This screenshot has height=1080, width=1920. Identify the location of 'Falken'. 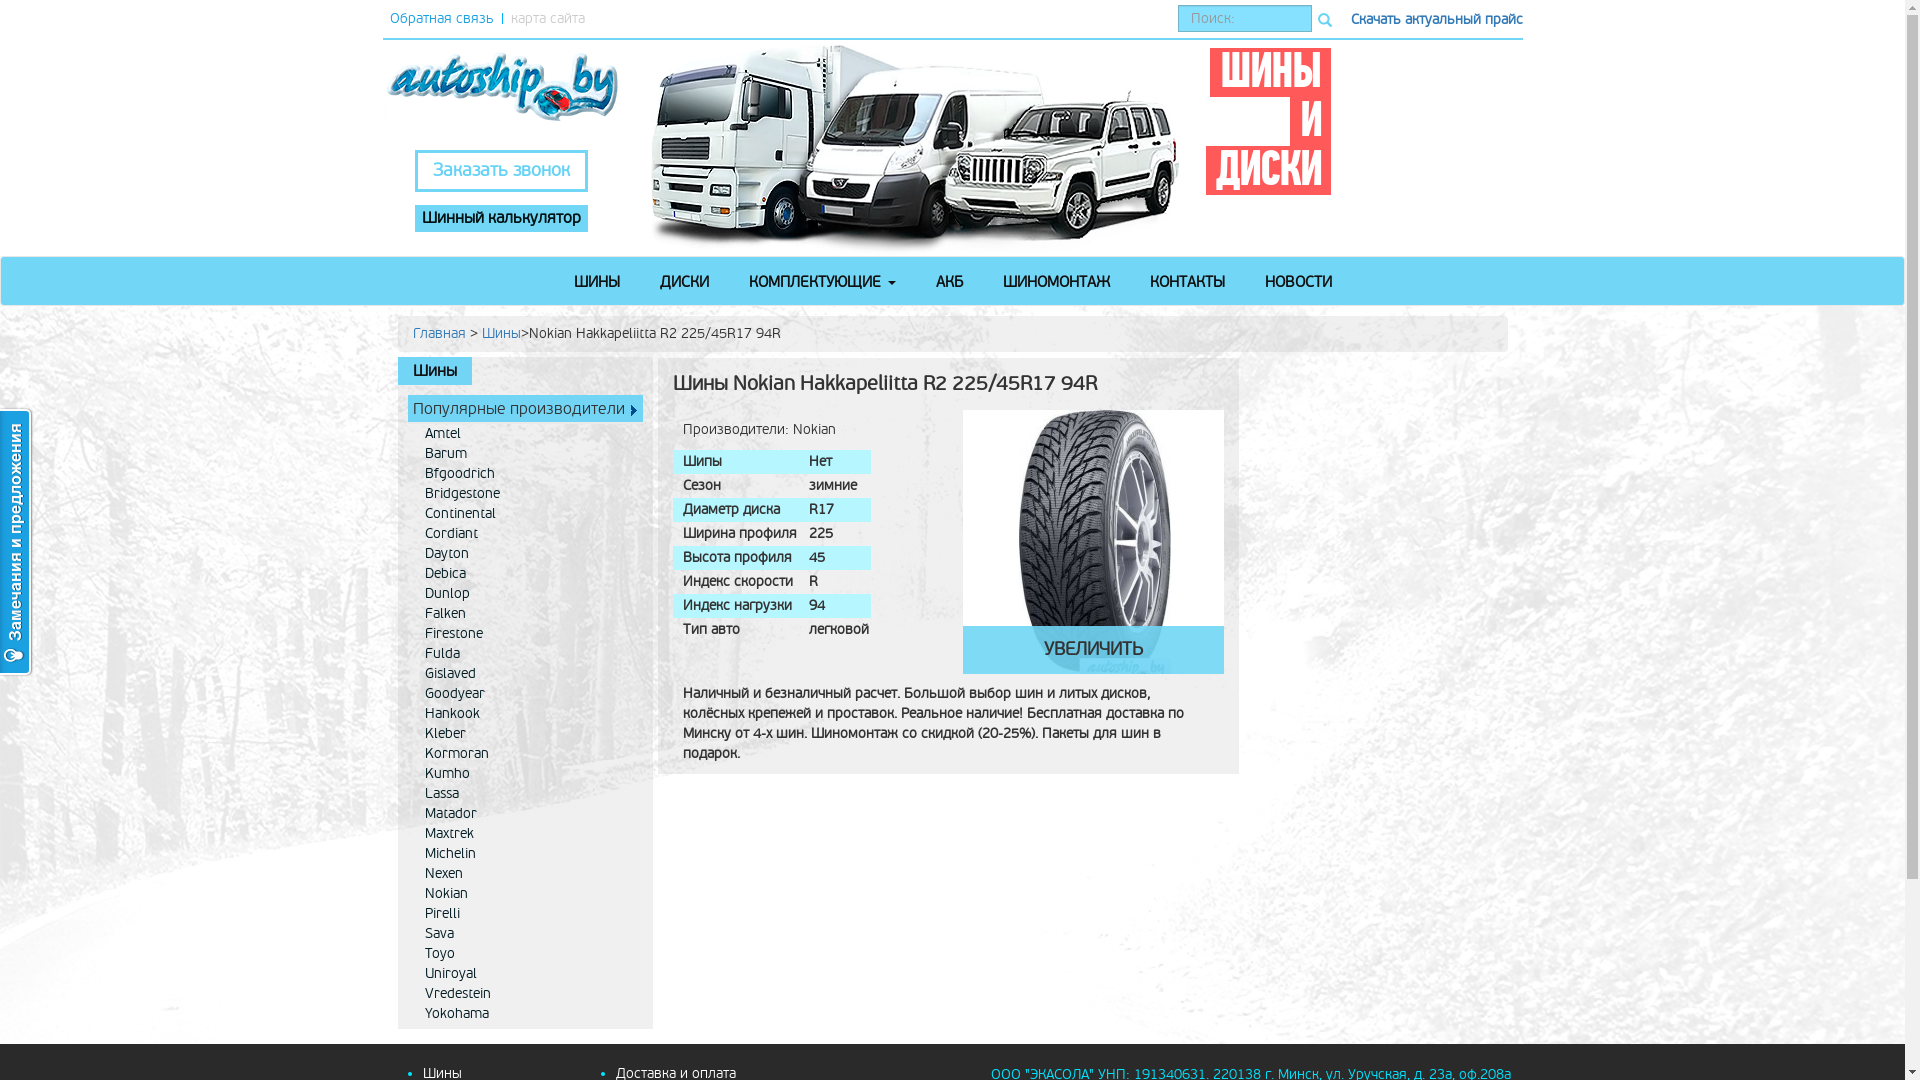
(528, 612).